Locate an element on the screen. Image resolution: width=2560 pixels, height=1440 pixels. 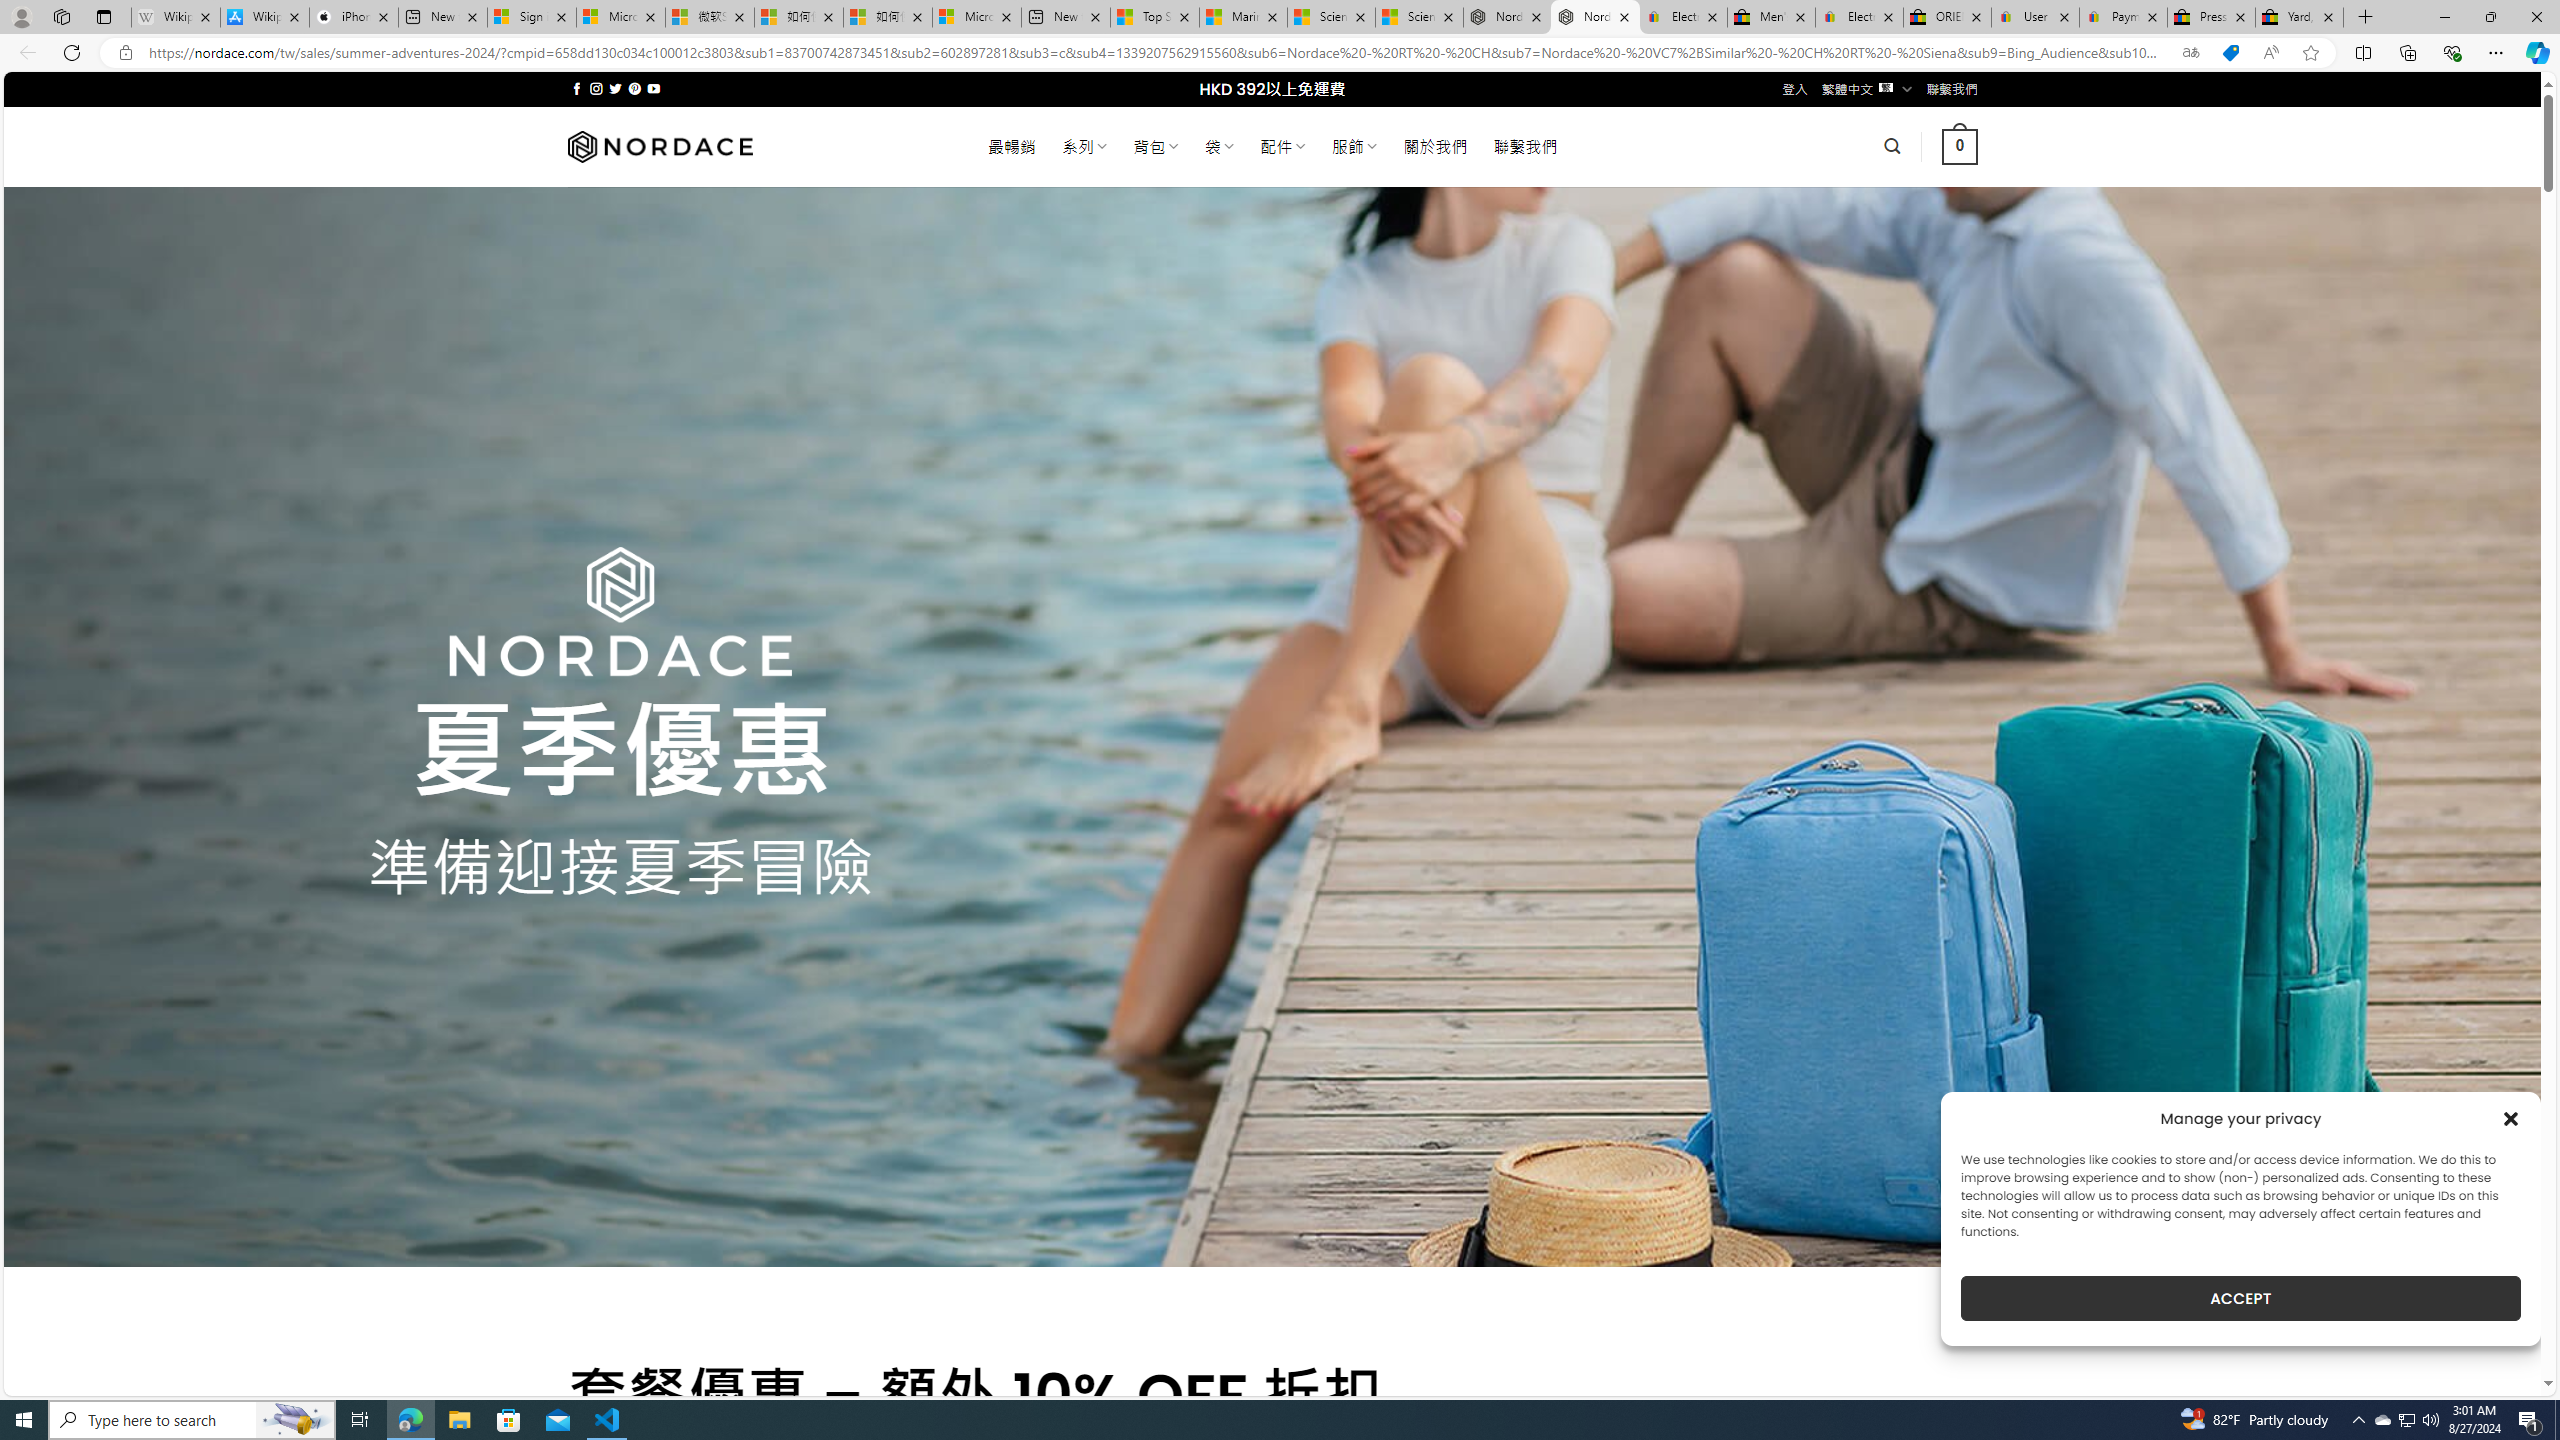
'Follow on YouTube' is located at coordinates (653, 88).